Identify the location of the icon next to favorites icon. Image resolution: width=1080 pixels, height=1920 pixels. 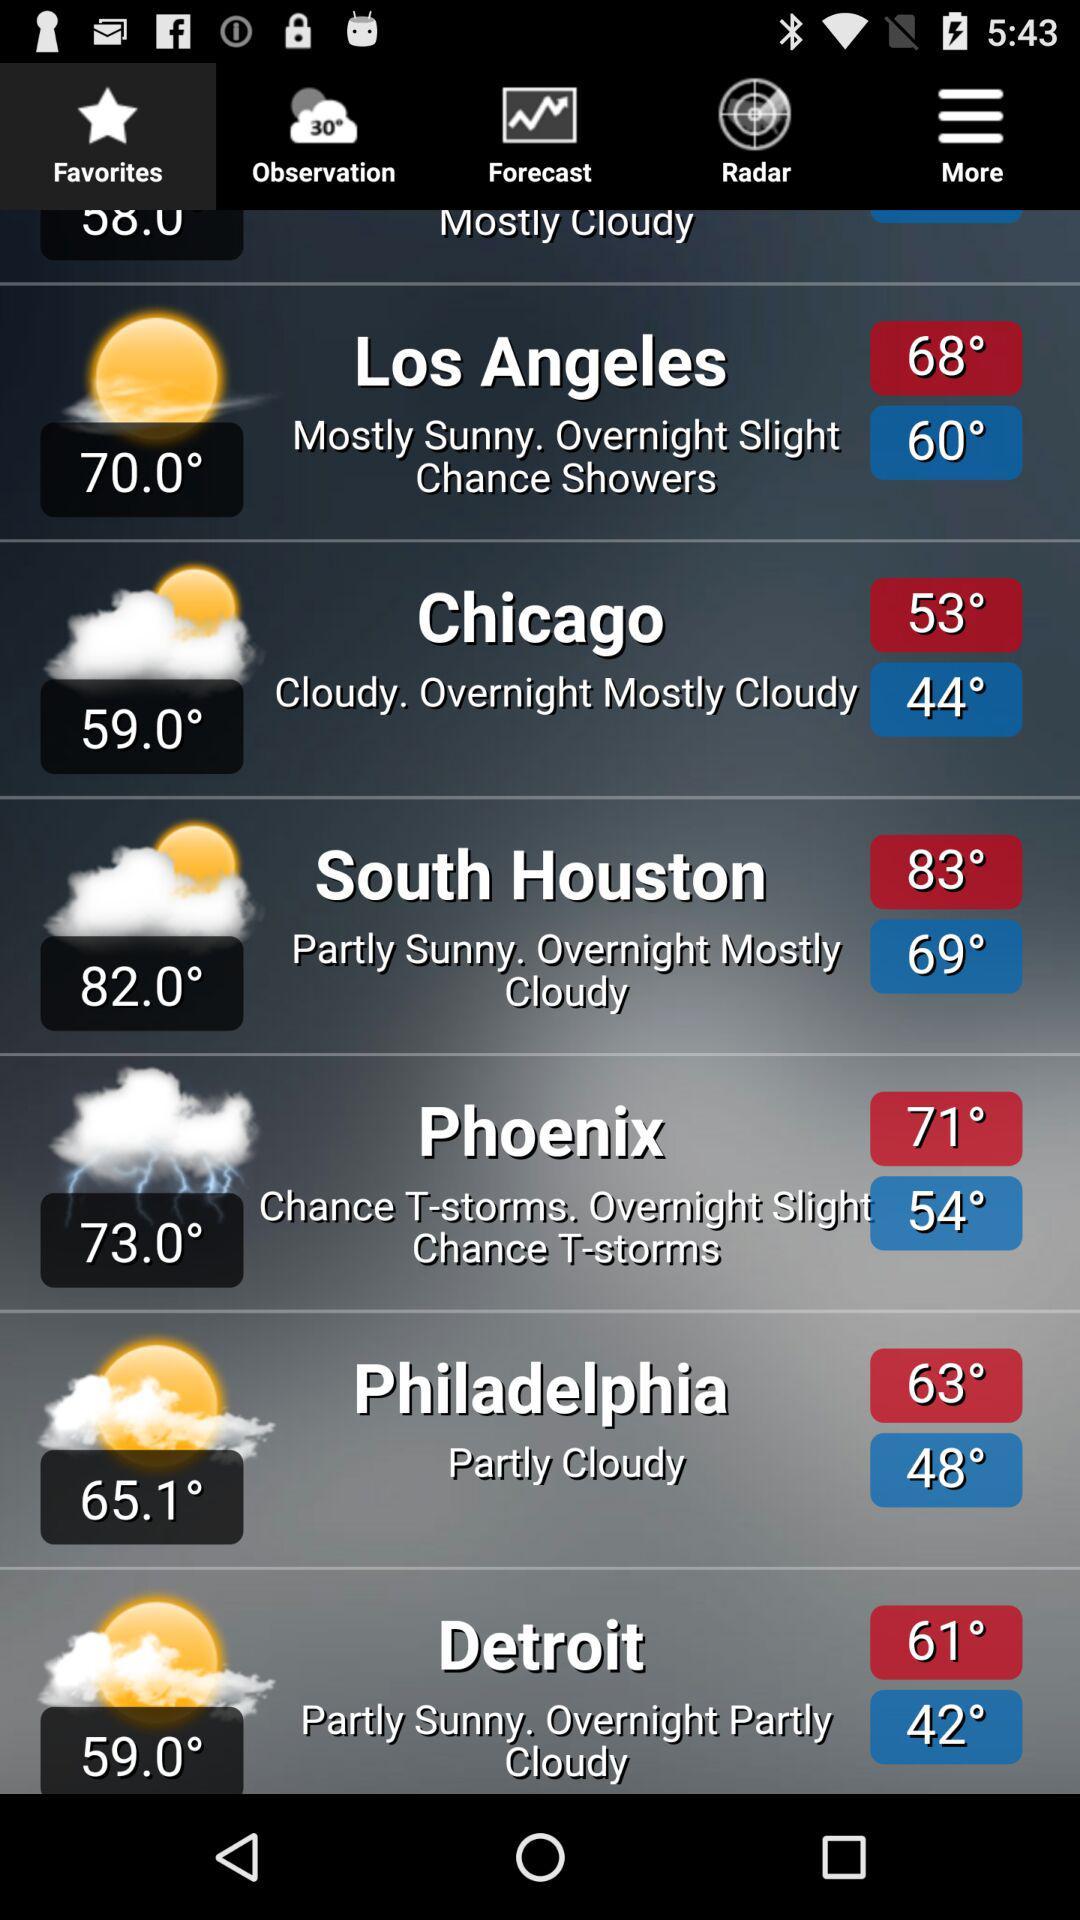
(323, 124).